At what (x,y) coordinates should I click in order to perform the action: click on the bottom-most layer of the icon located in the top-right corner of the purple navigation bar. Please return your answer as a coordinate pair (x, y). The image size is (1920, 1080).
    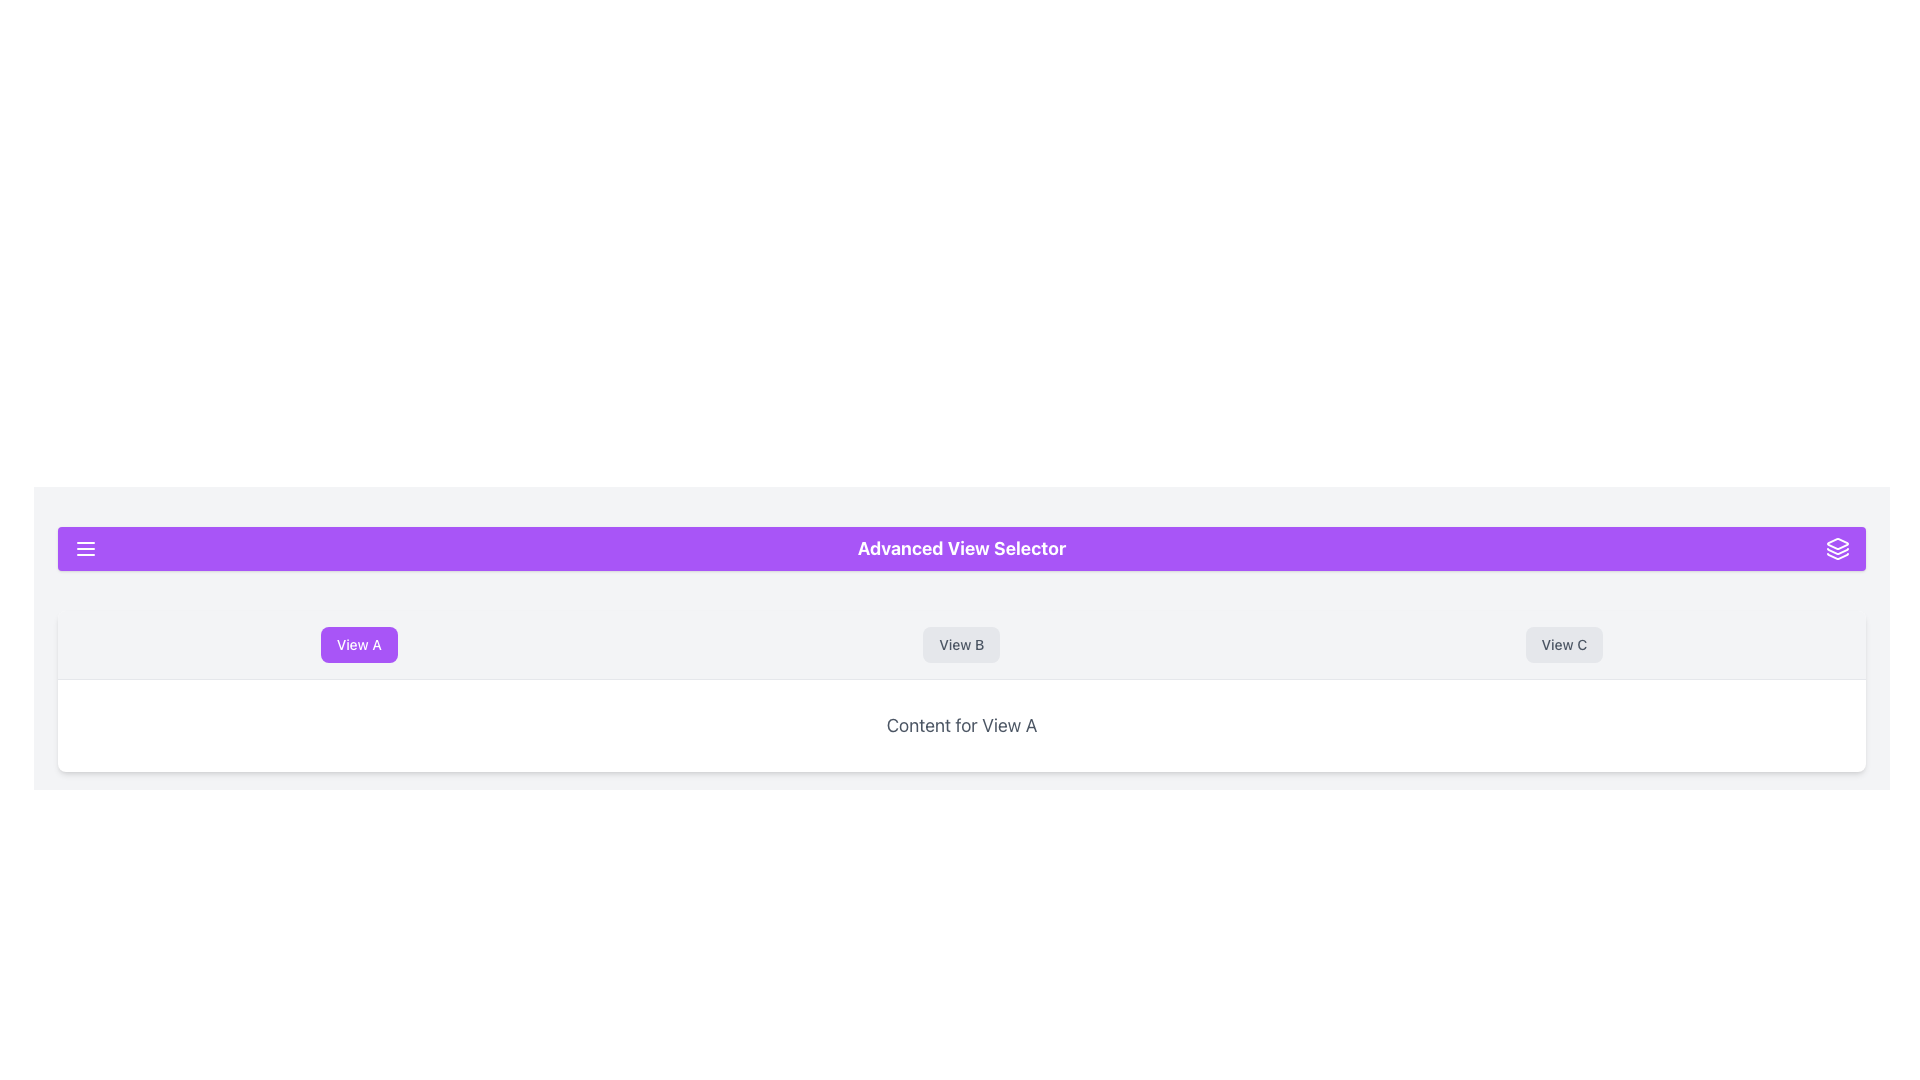
    Looking at the image, I should click on (1838, 556).